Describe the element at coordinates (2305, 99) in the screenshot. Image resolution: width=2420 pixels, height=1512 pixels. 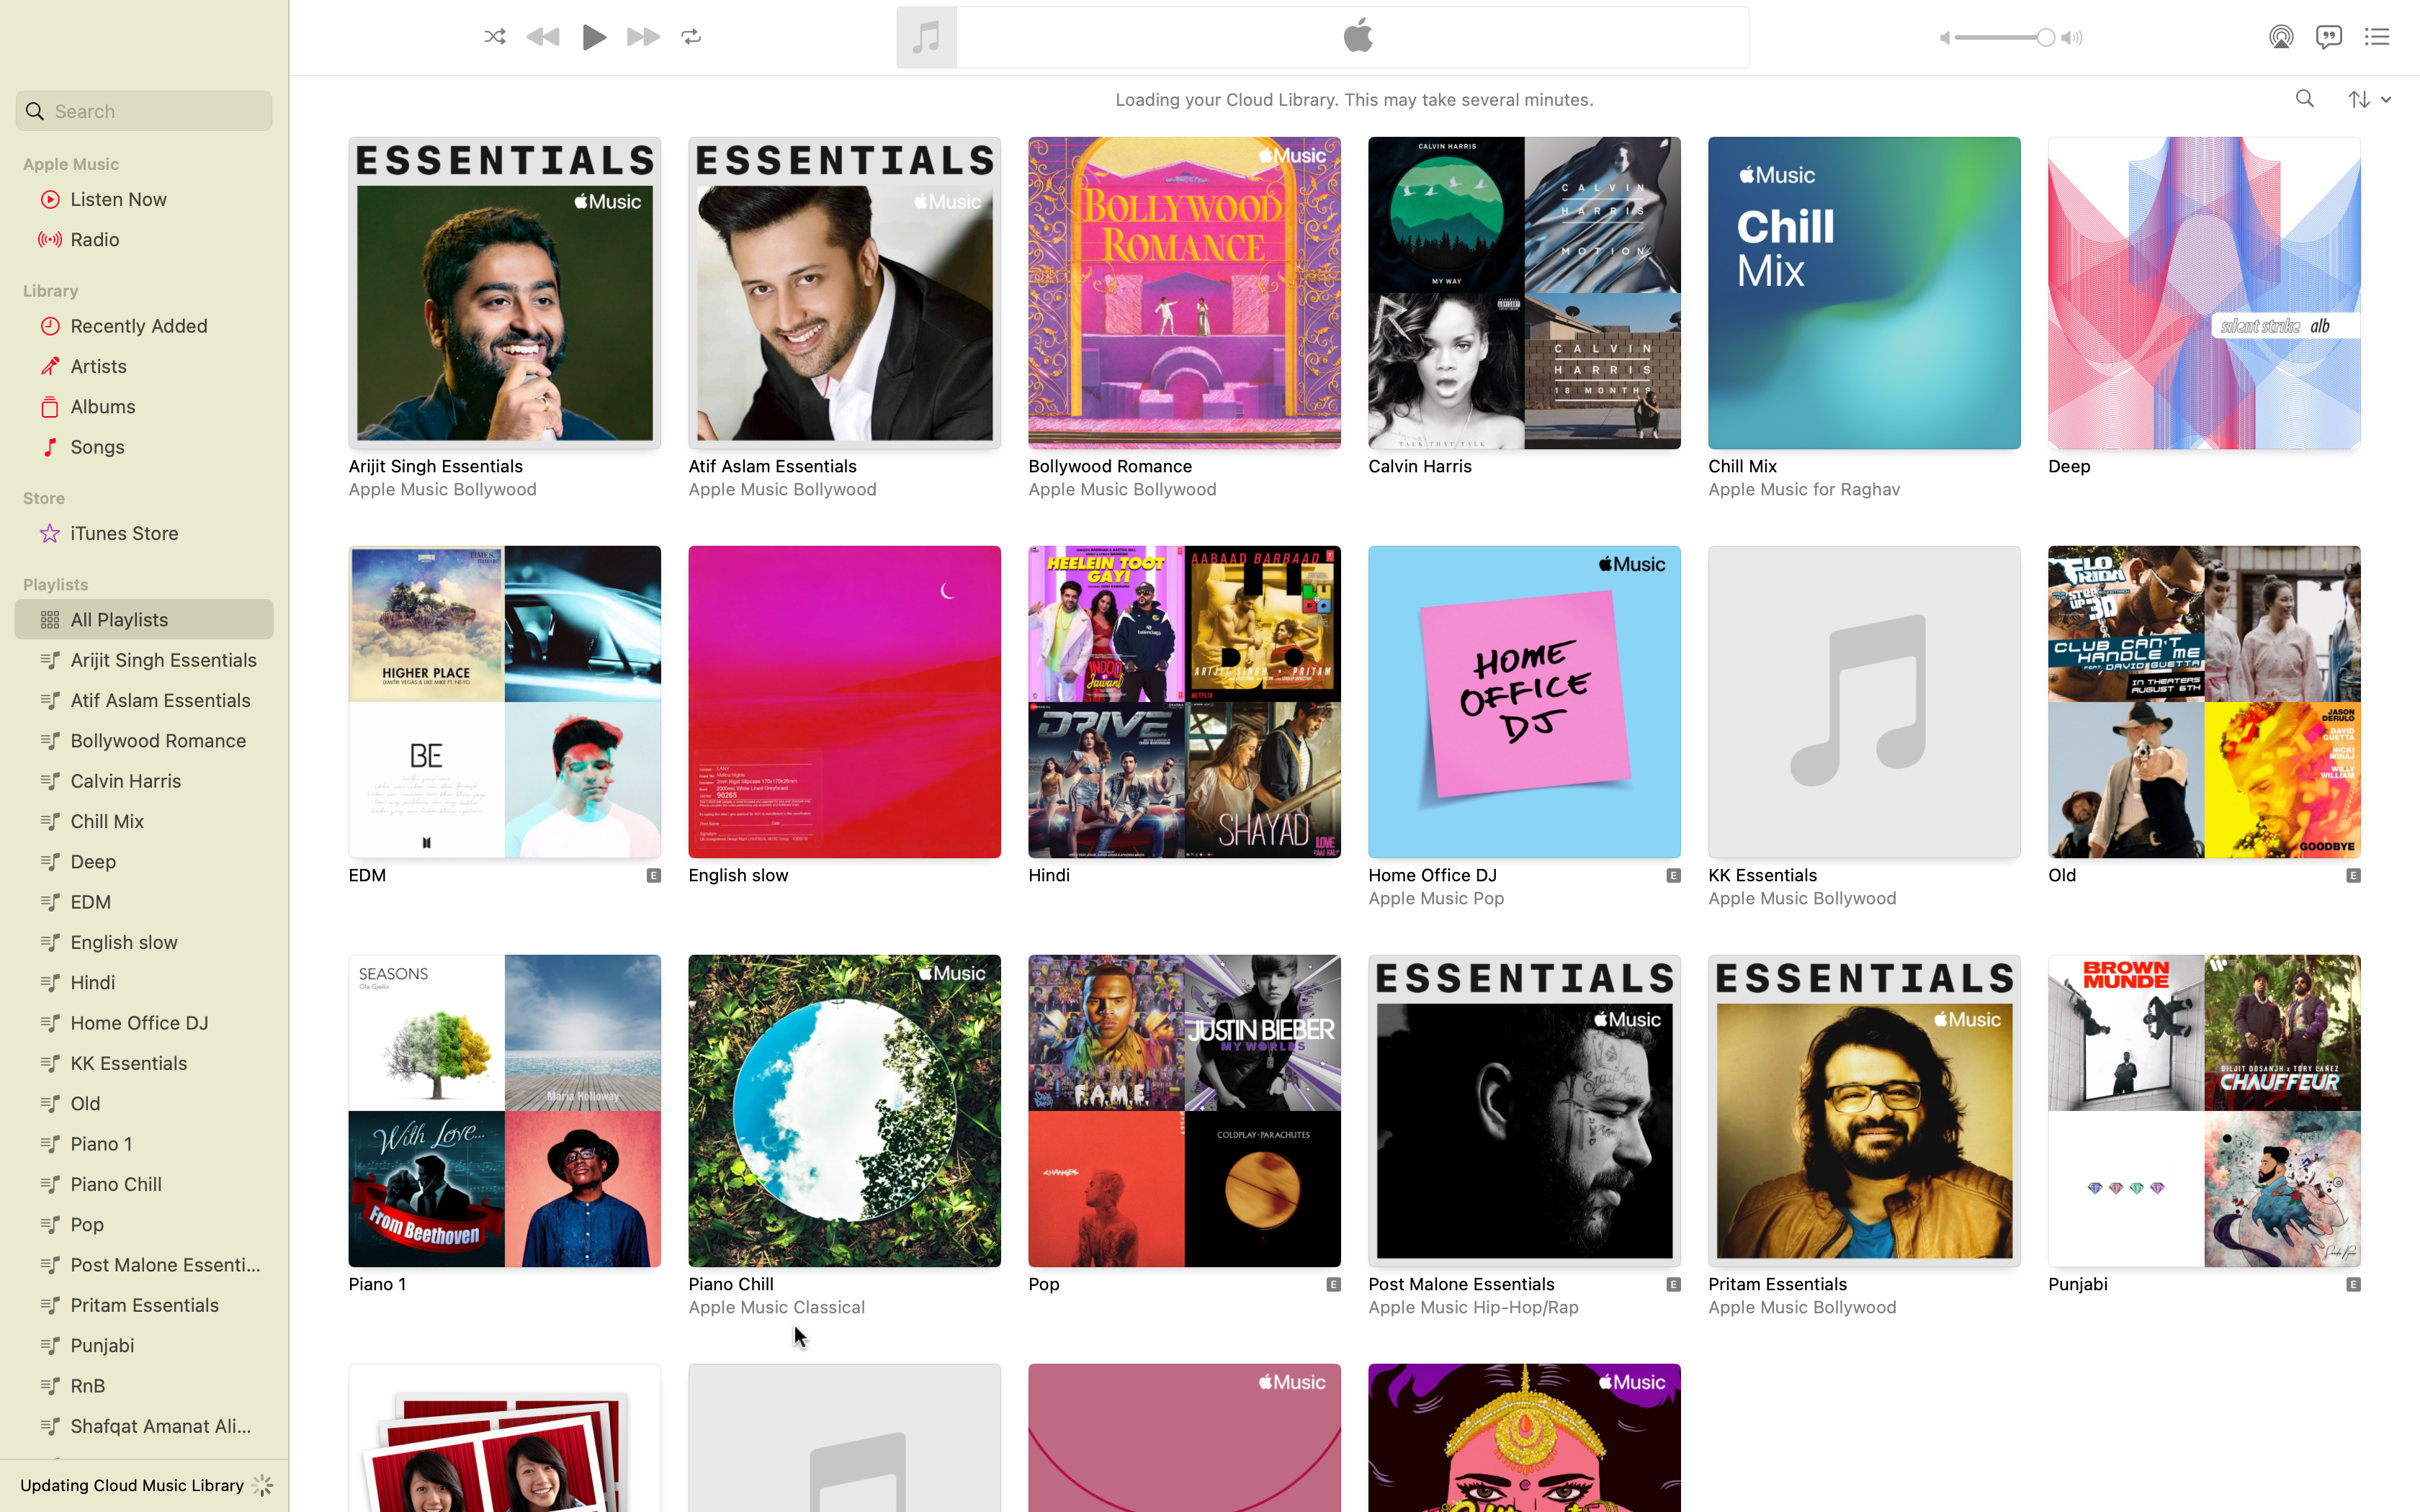
I see `music by the singer "Adele` at that location.